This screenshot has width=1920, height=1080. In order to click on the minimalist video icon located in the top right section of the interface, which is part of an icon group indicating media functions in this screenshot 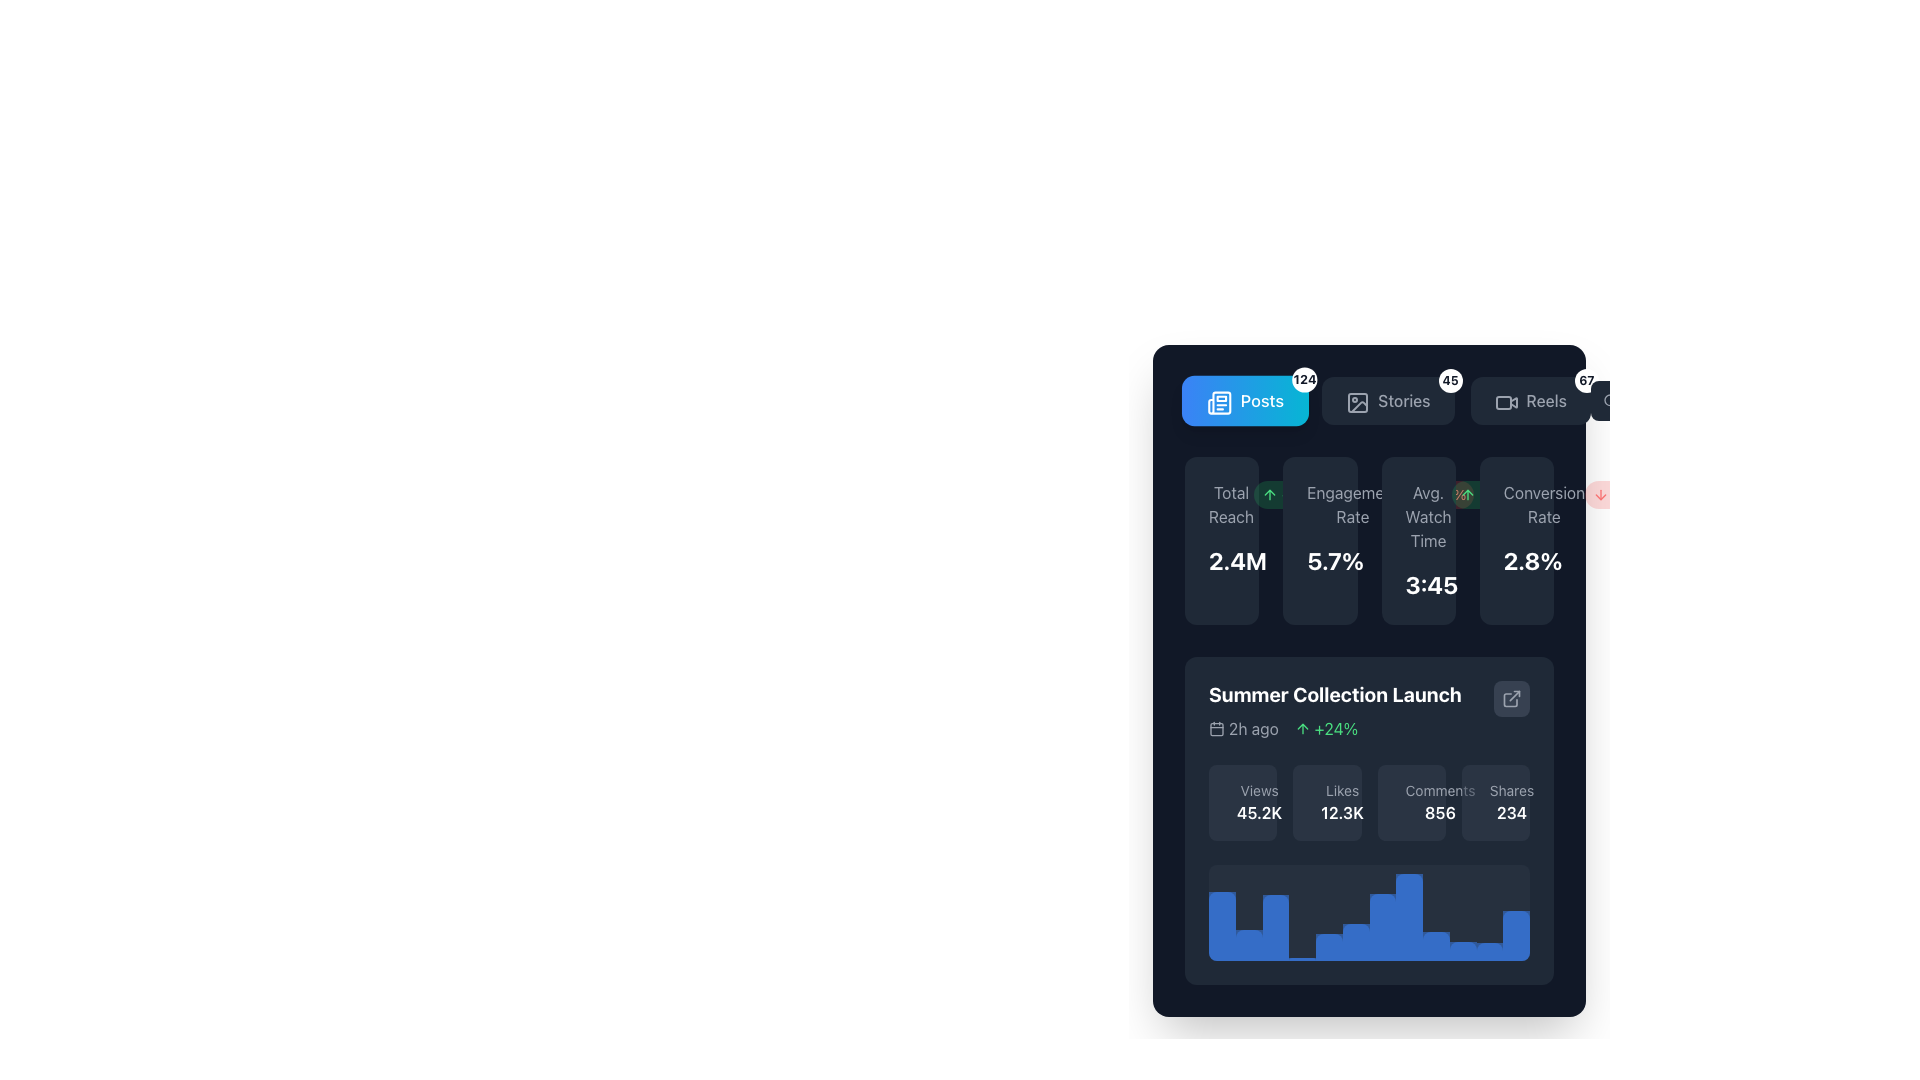, I will do `click(1503, 402)`.